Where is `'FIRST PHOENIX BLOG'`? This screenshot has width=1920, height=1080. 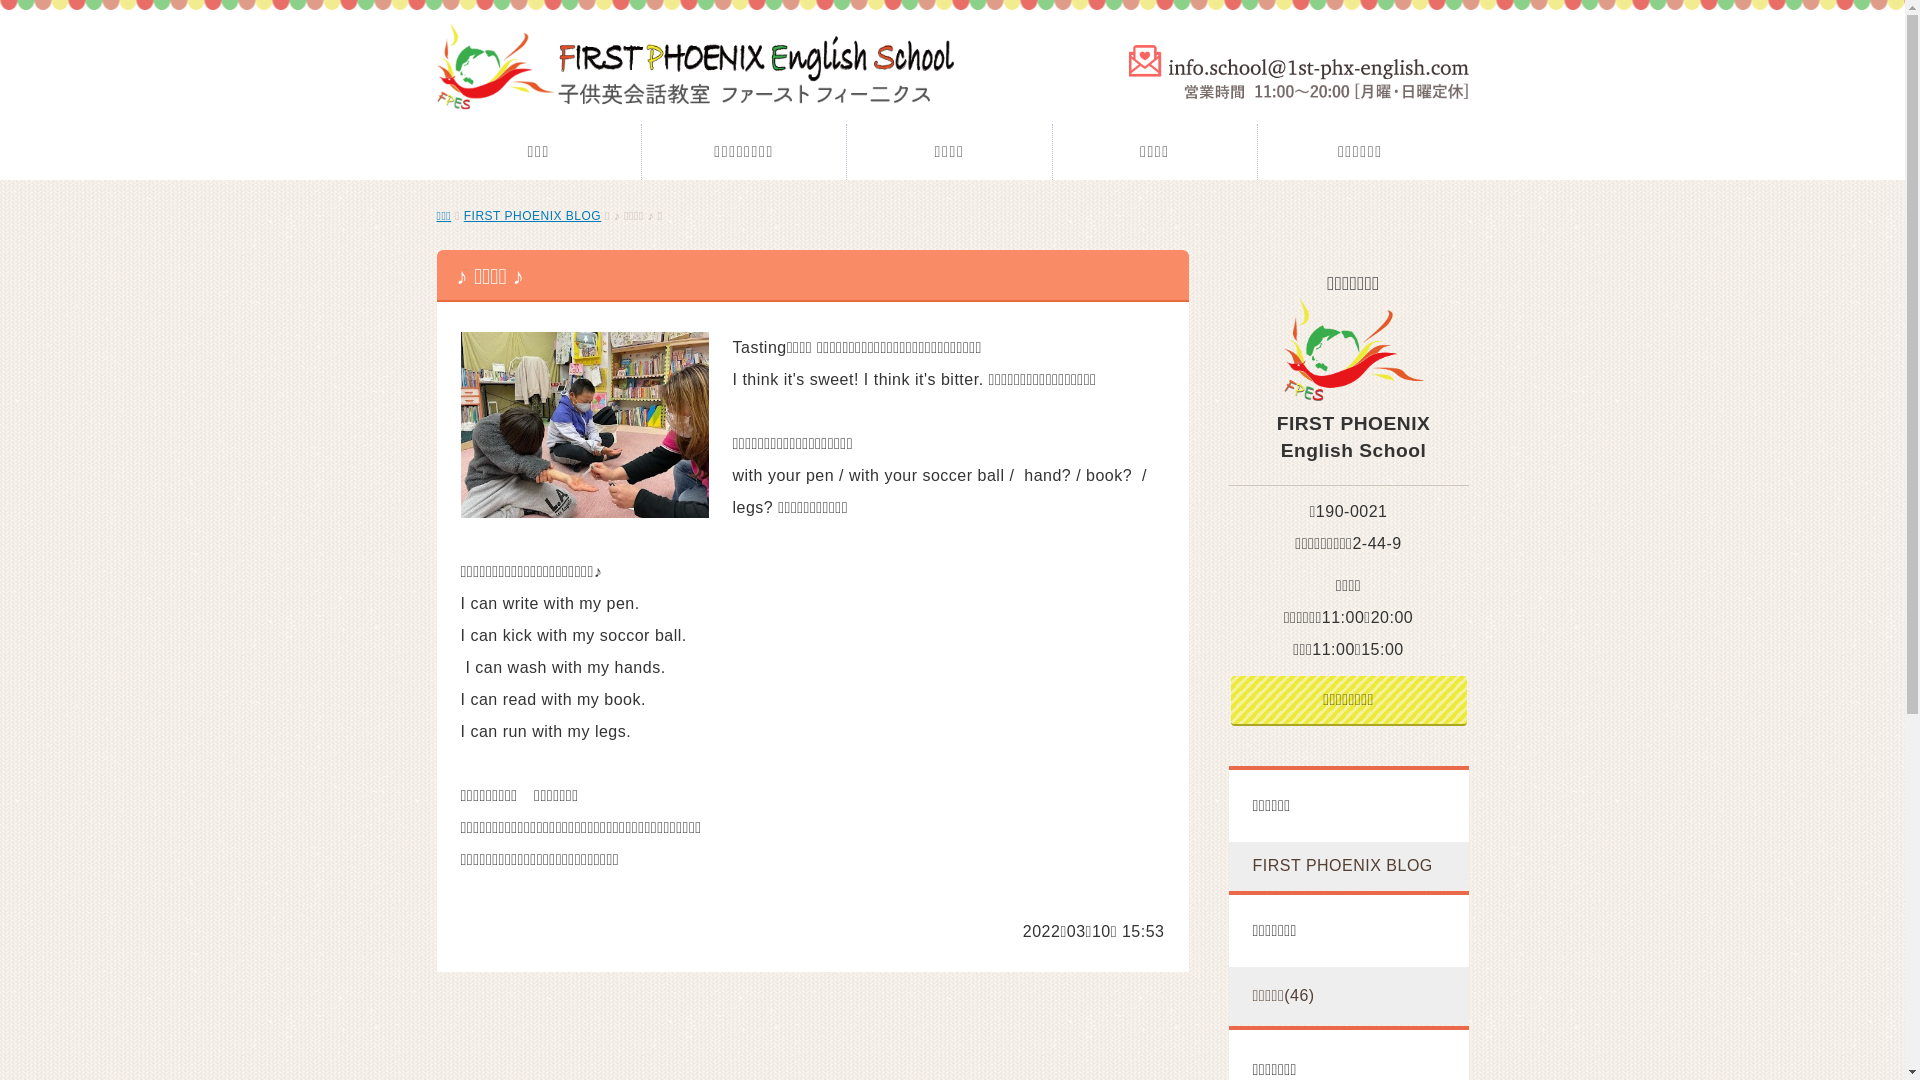
'FIRST PHOENIX BLOG' is located at coordinates (532, 216).